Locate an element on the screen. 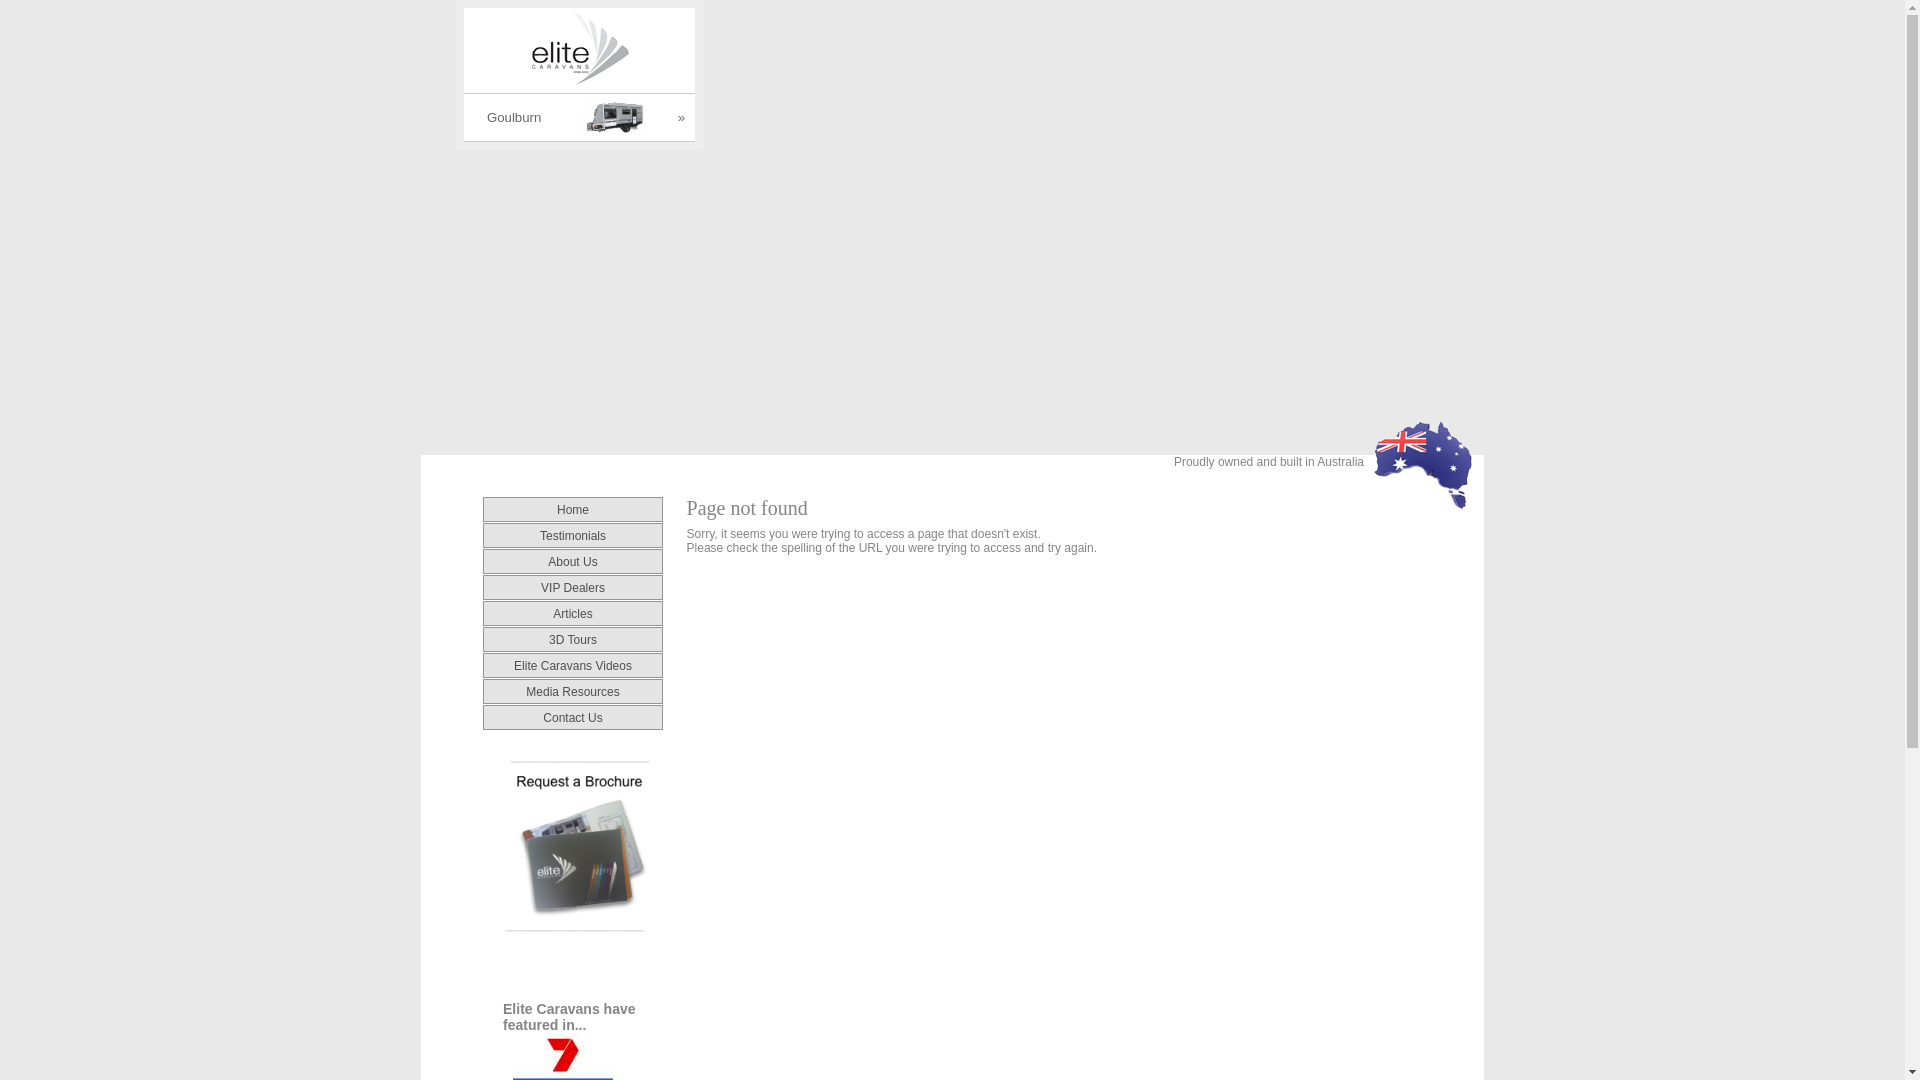 This screenshot has height=1080, width=1920. 'About Us' is located at coordinates (547, 560).